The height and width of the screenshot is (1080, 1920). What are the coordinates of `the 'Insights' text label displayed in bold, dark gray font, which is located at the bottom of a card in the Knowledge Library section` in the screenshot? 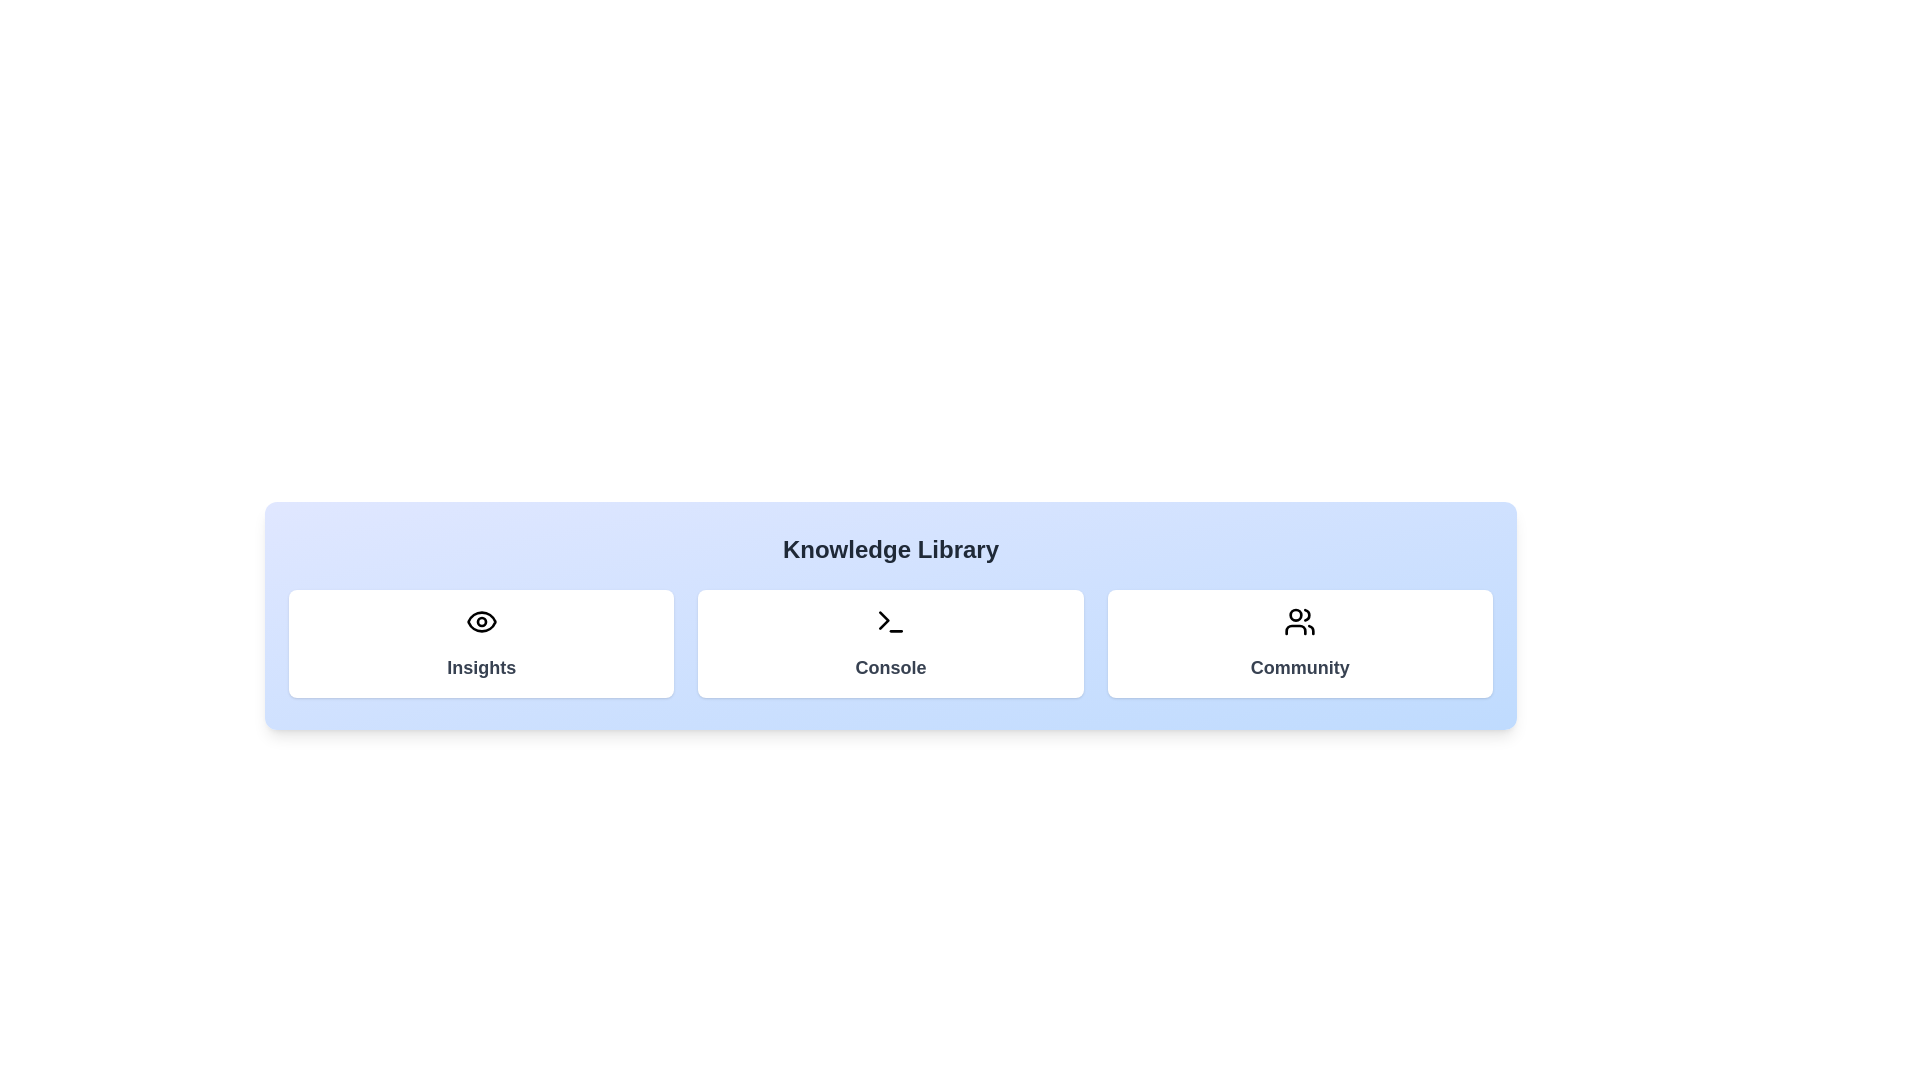 It's located at (481, 667).